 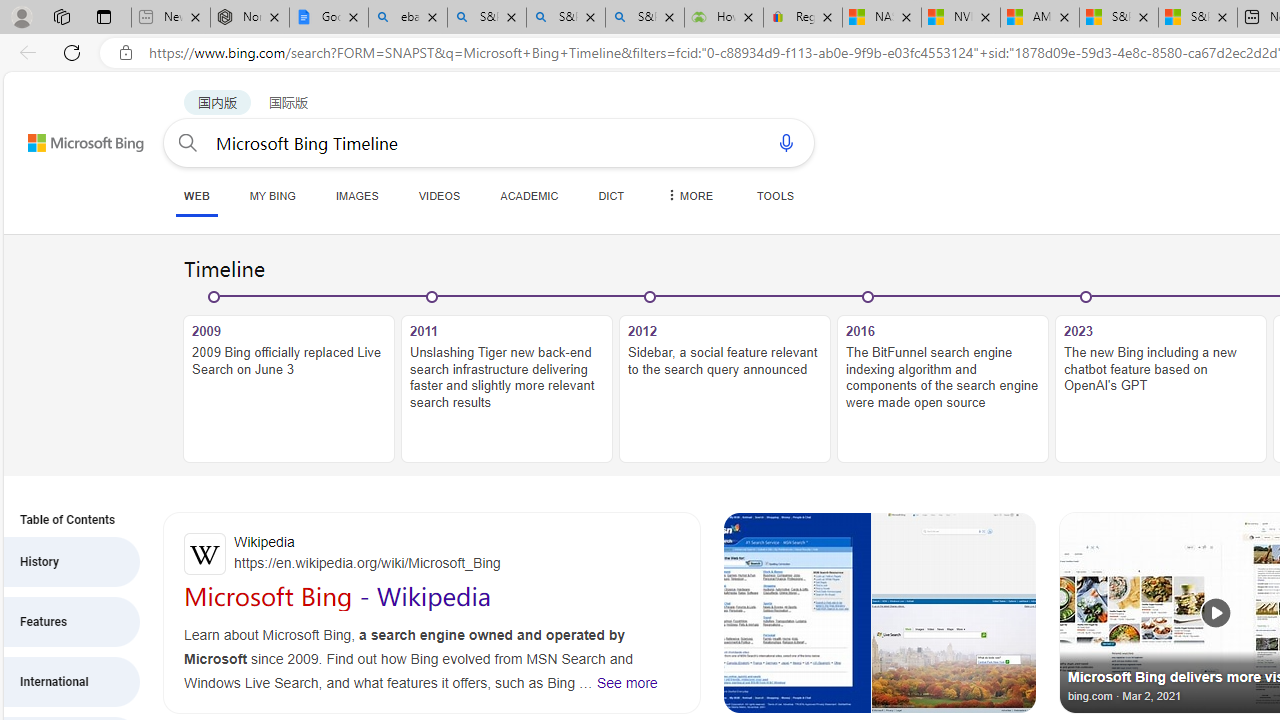 I want to click on 'TOOLS', so click(x=774, y=195).